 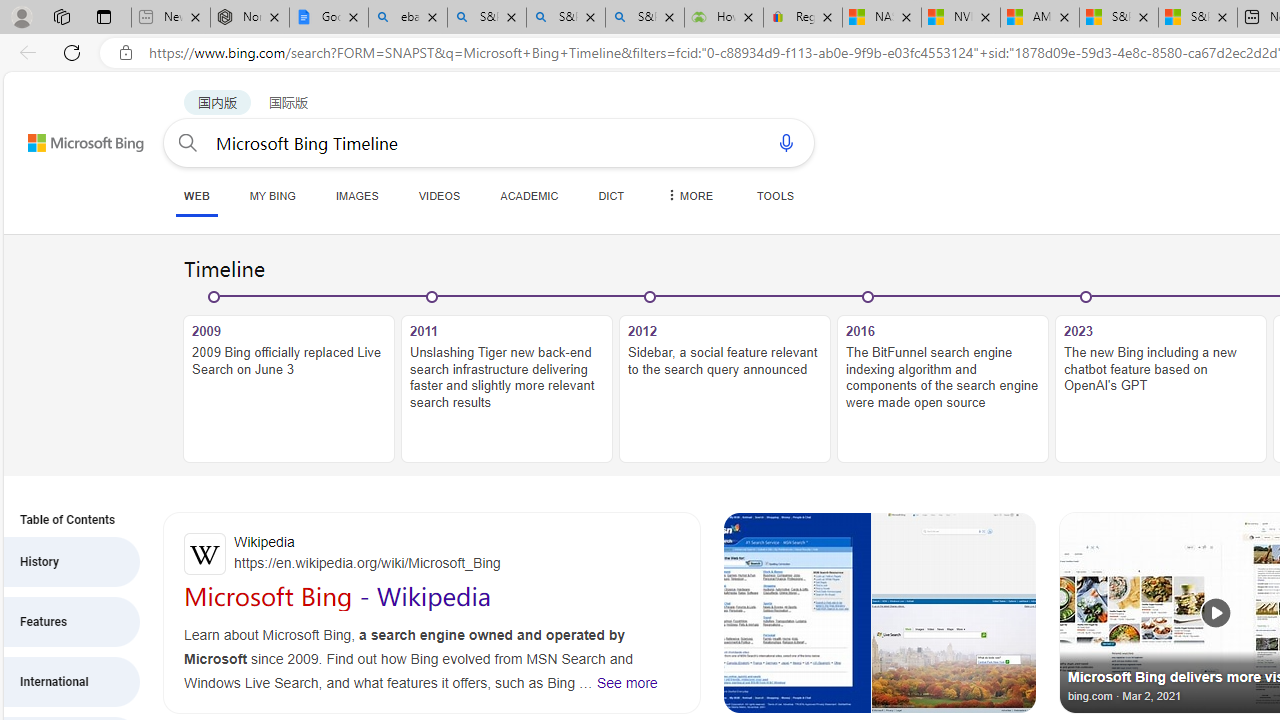 I want to click on 'TOOLS', so click(x=774, y=195).